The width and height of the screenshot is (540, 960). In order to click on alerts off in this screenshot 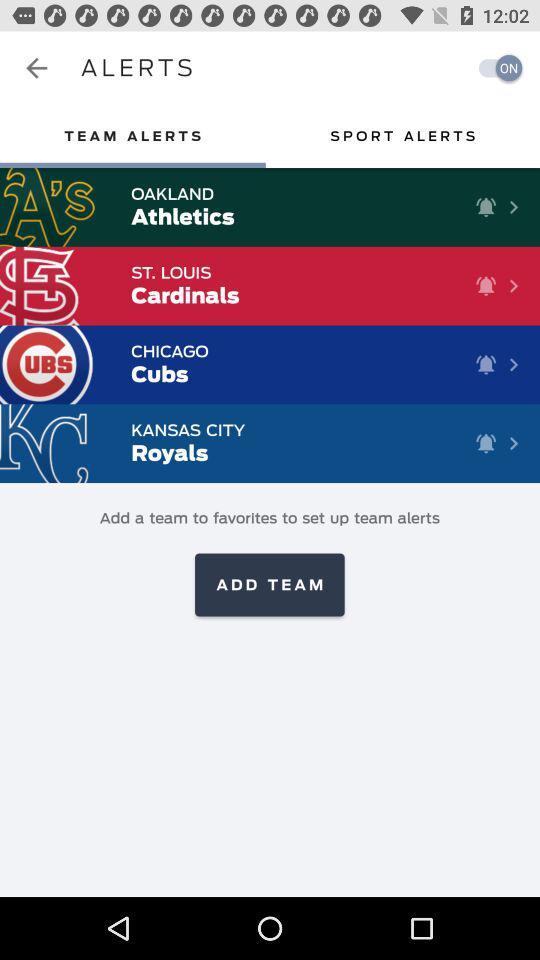, I will do `click(494, 68)`.